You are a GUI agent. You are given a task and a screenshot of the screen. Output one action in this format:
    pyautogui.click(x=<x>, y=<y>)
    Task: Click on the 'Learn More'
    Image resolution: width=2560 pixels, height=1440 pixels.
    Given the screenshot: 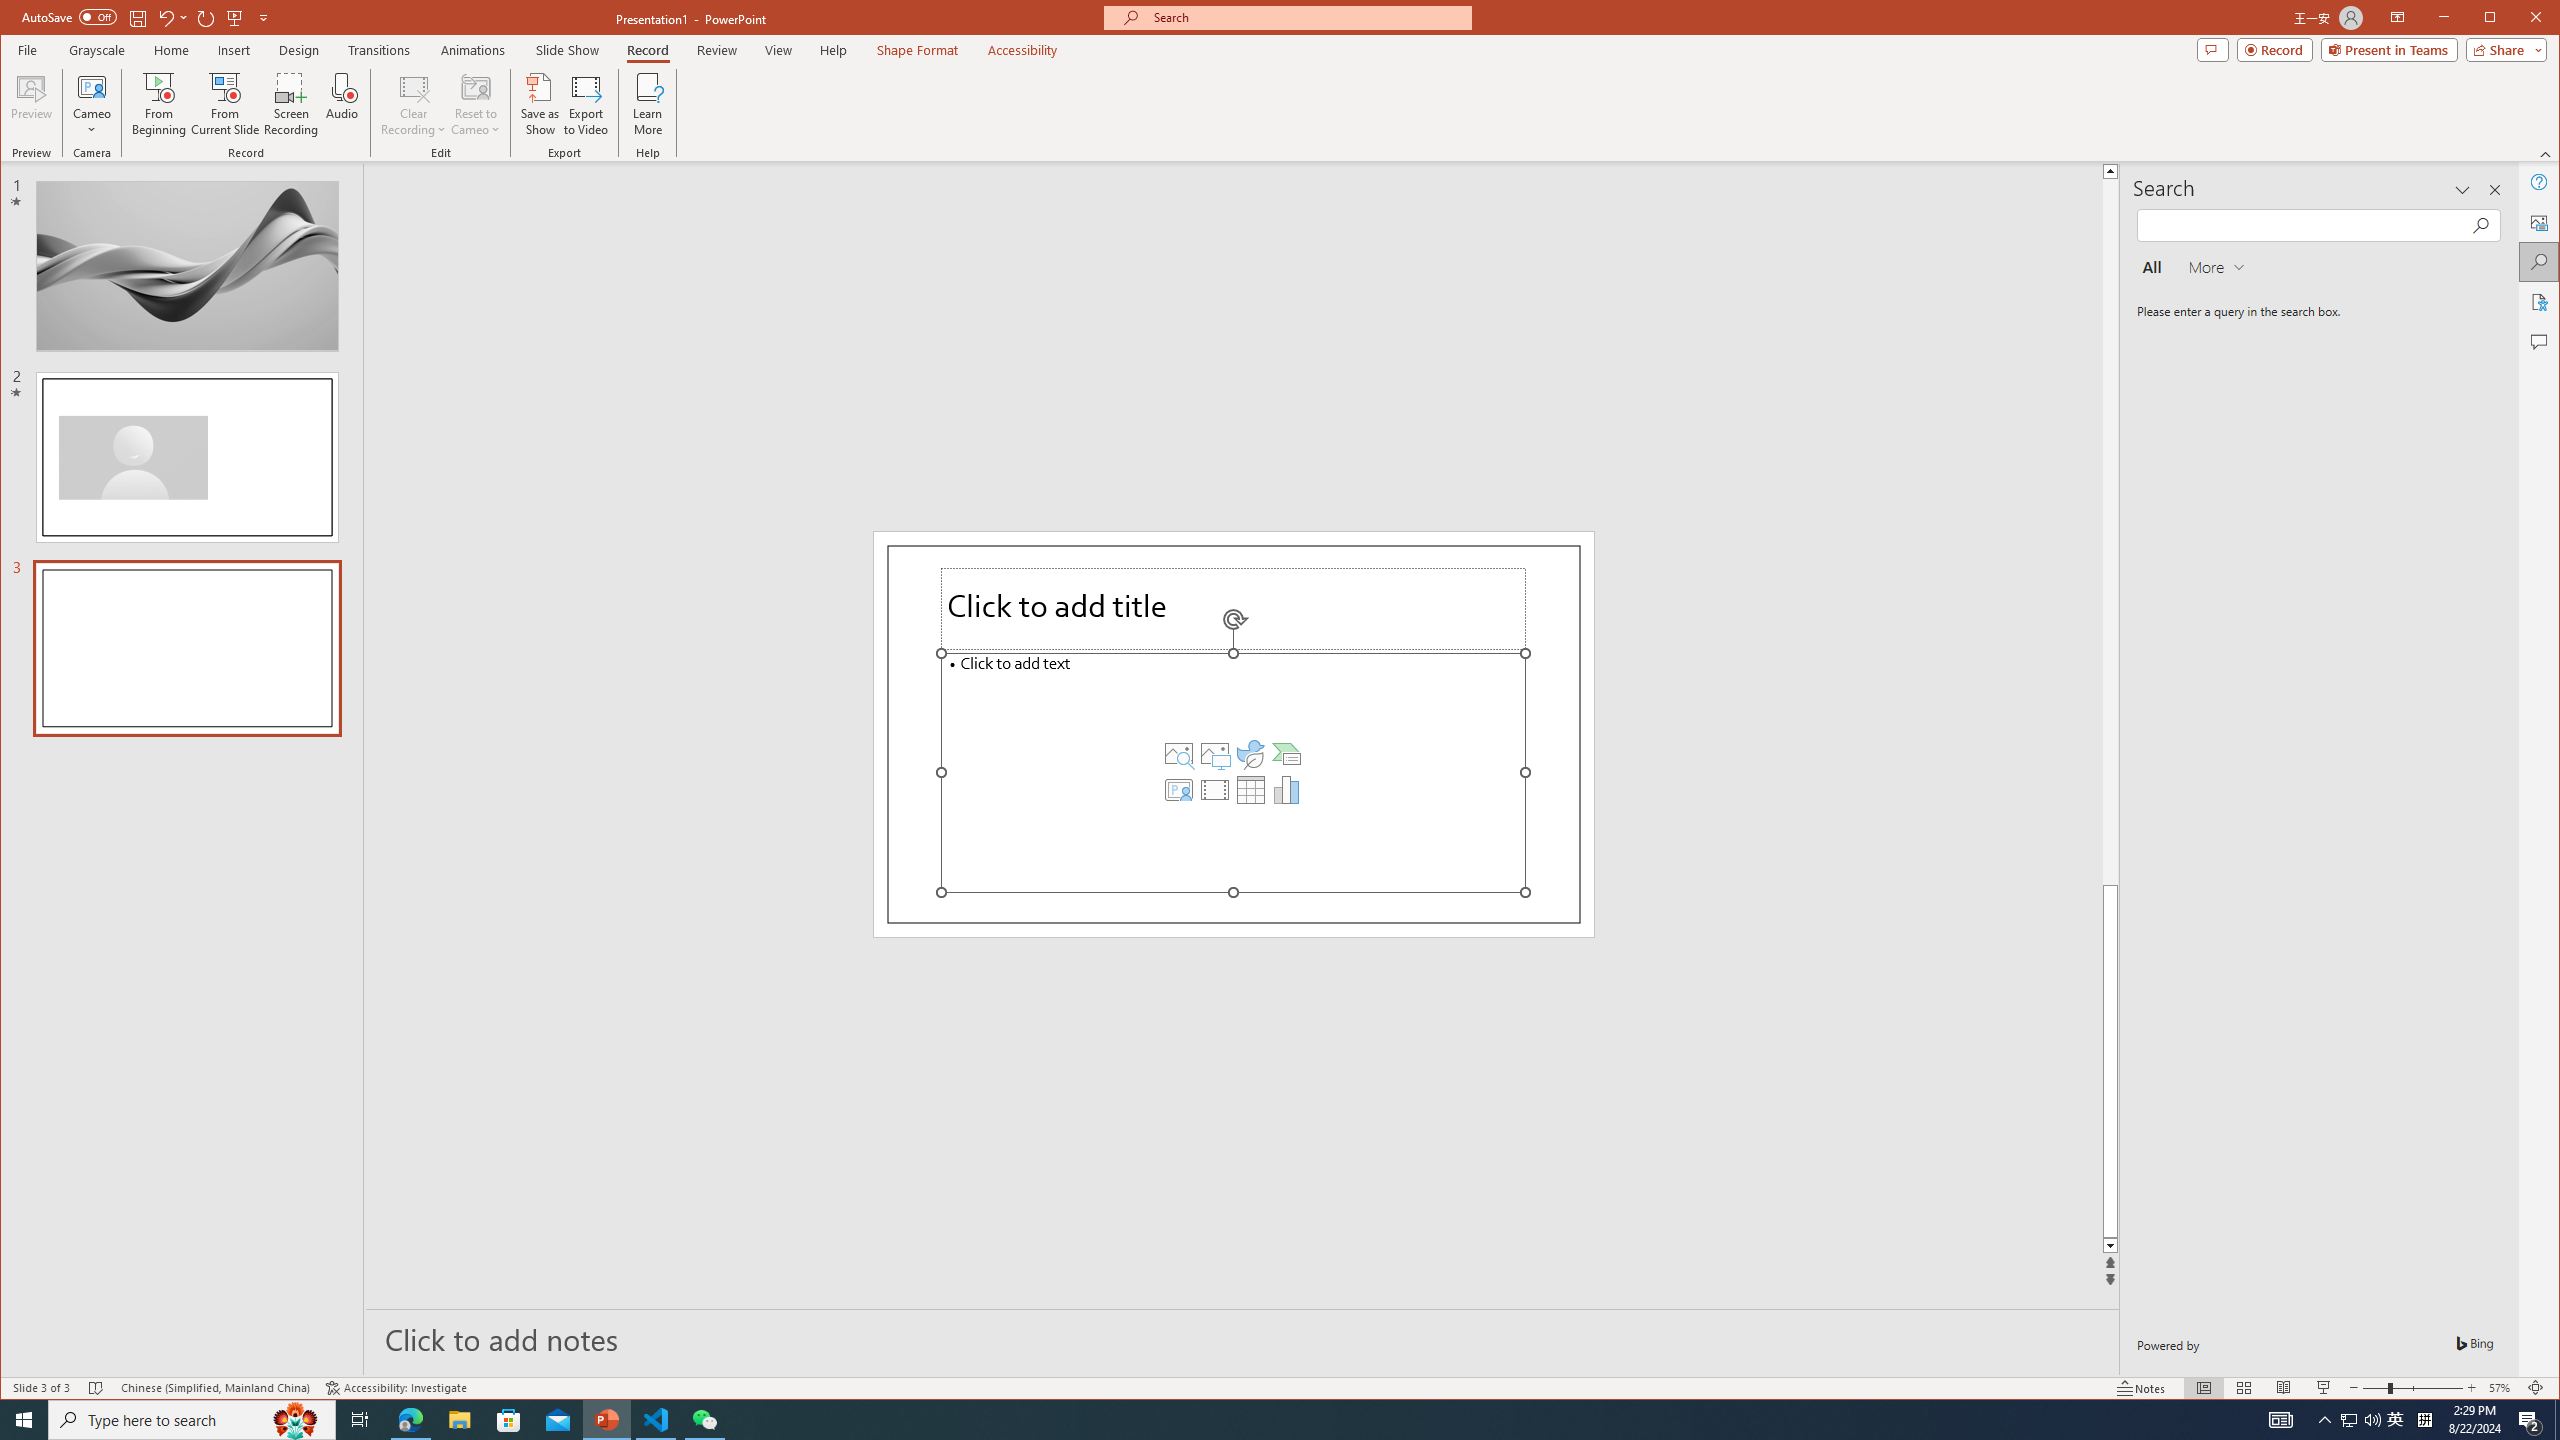 What is the action you would take?
    pyautogui.click(x=647, y=103)
    